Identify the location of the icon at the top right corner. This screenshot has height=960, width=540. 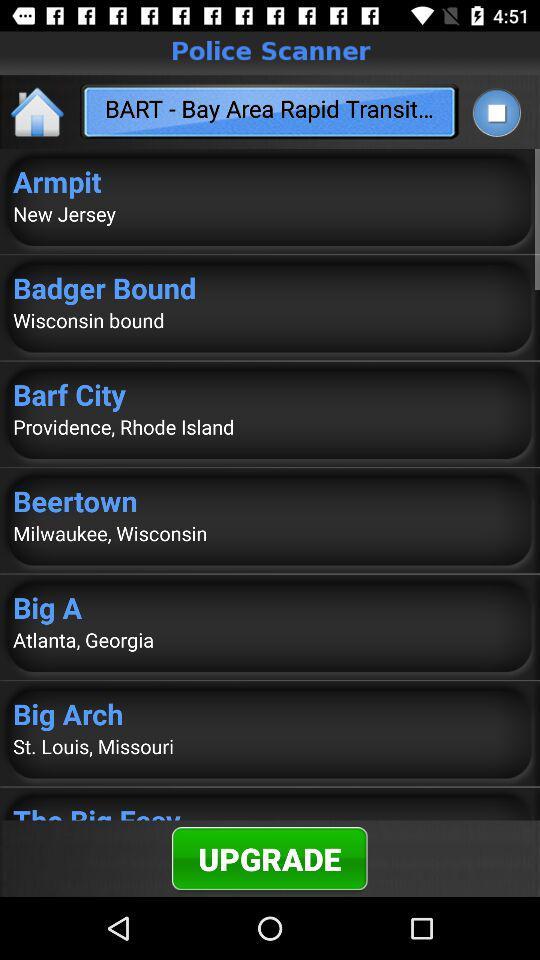
(495, 112).